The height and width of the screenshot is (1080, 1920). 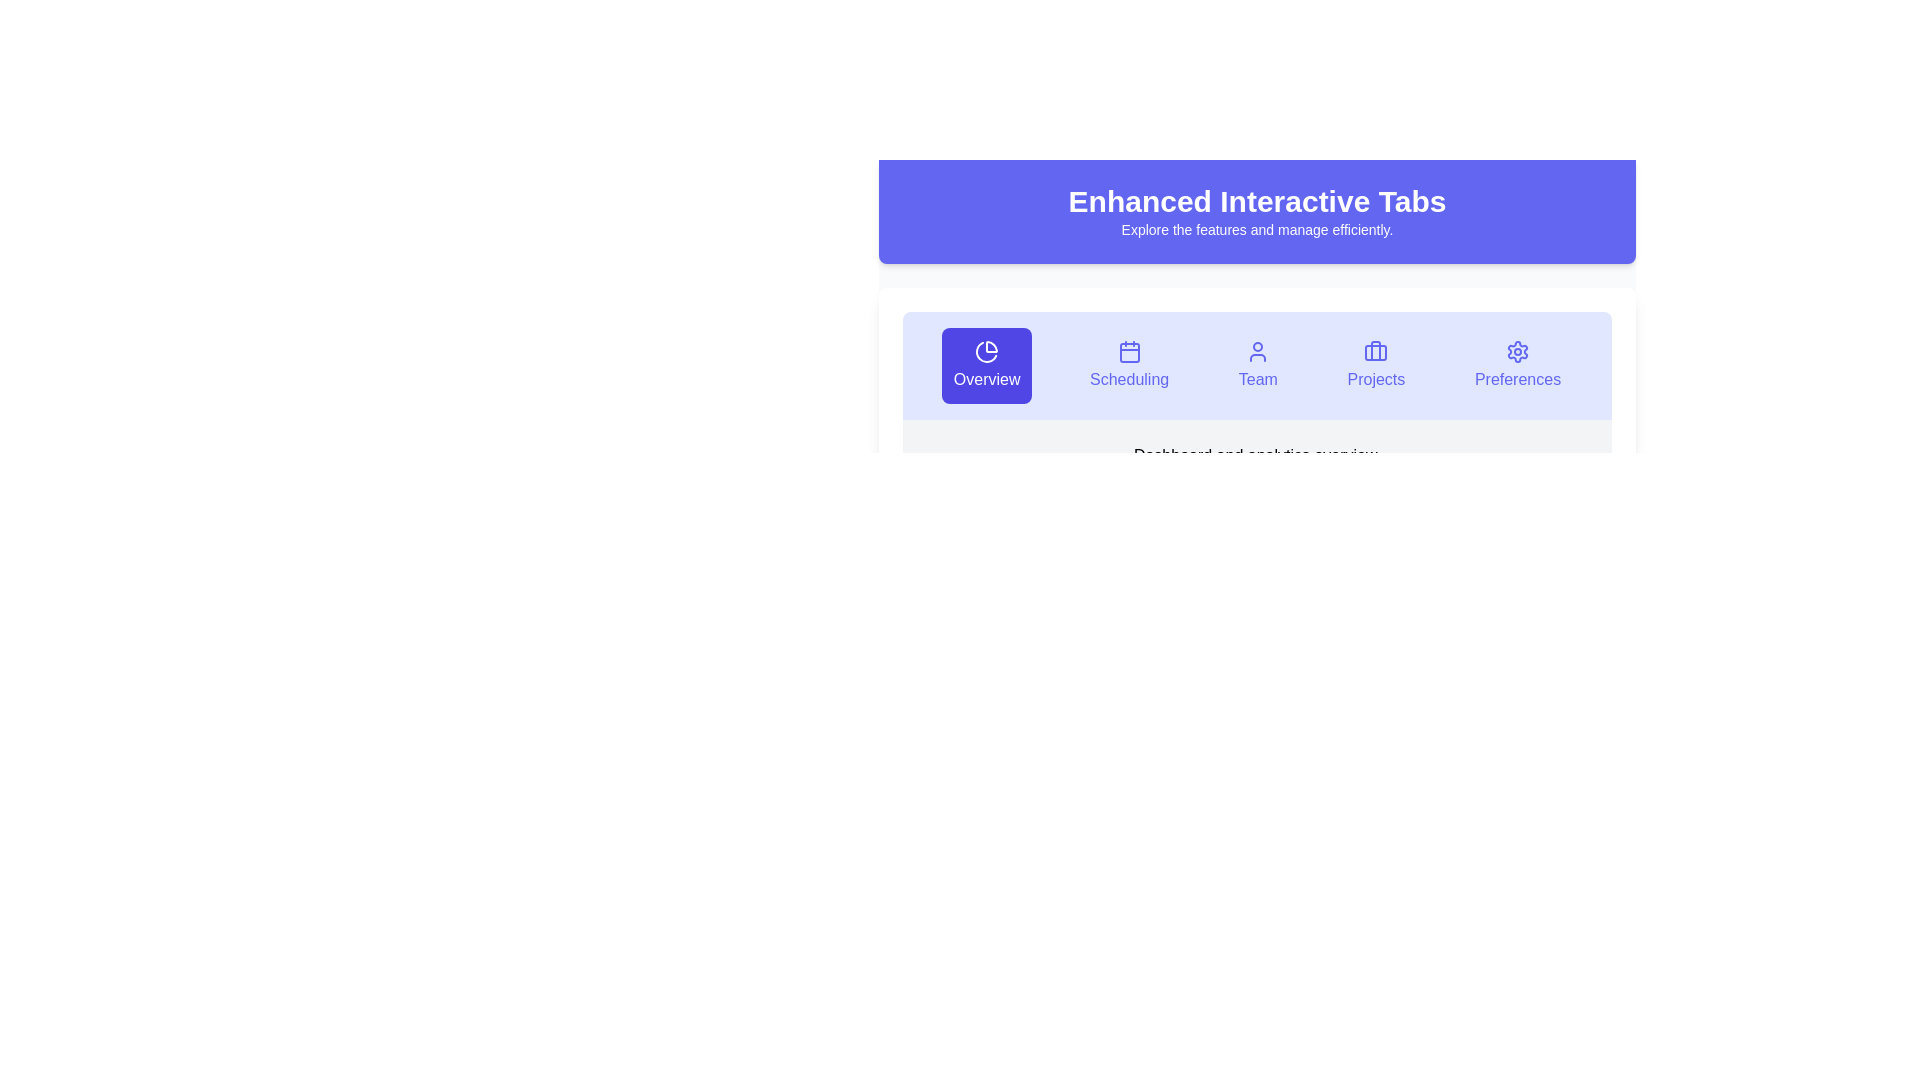 I want to click on the 'Overview' navigation button, so click(x=987, y=380).